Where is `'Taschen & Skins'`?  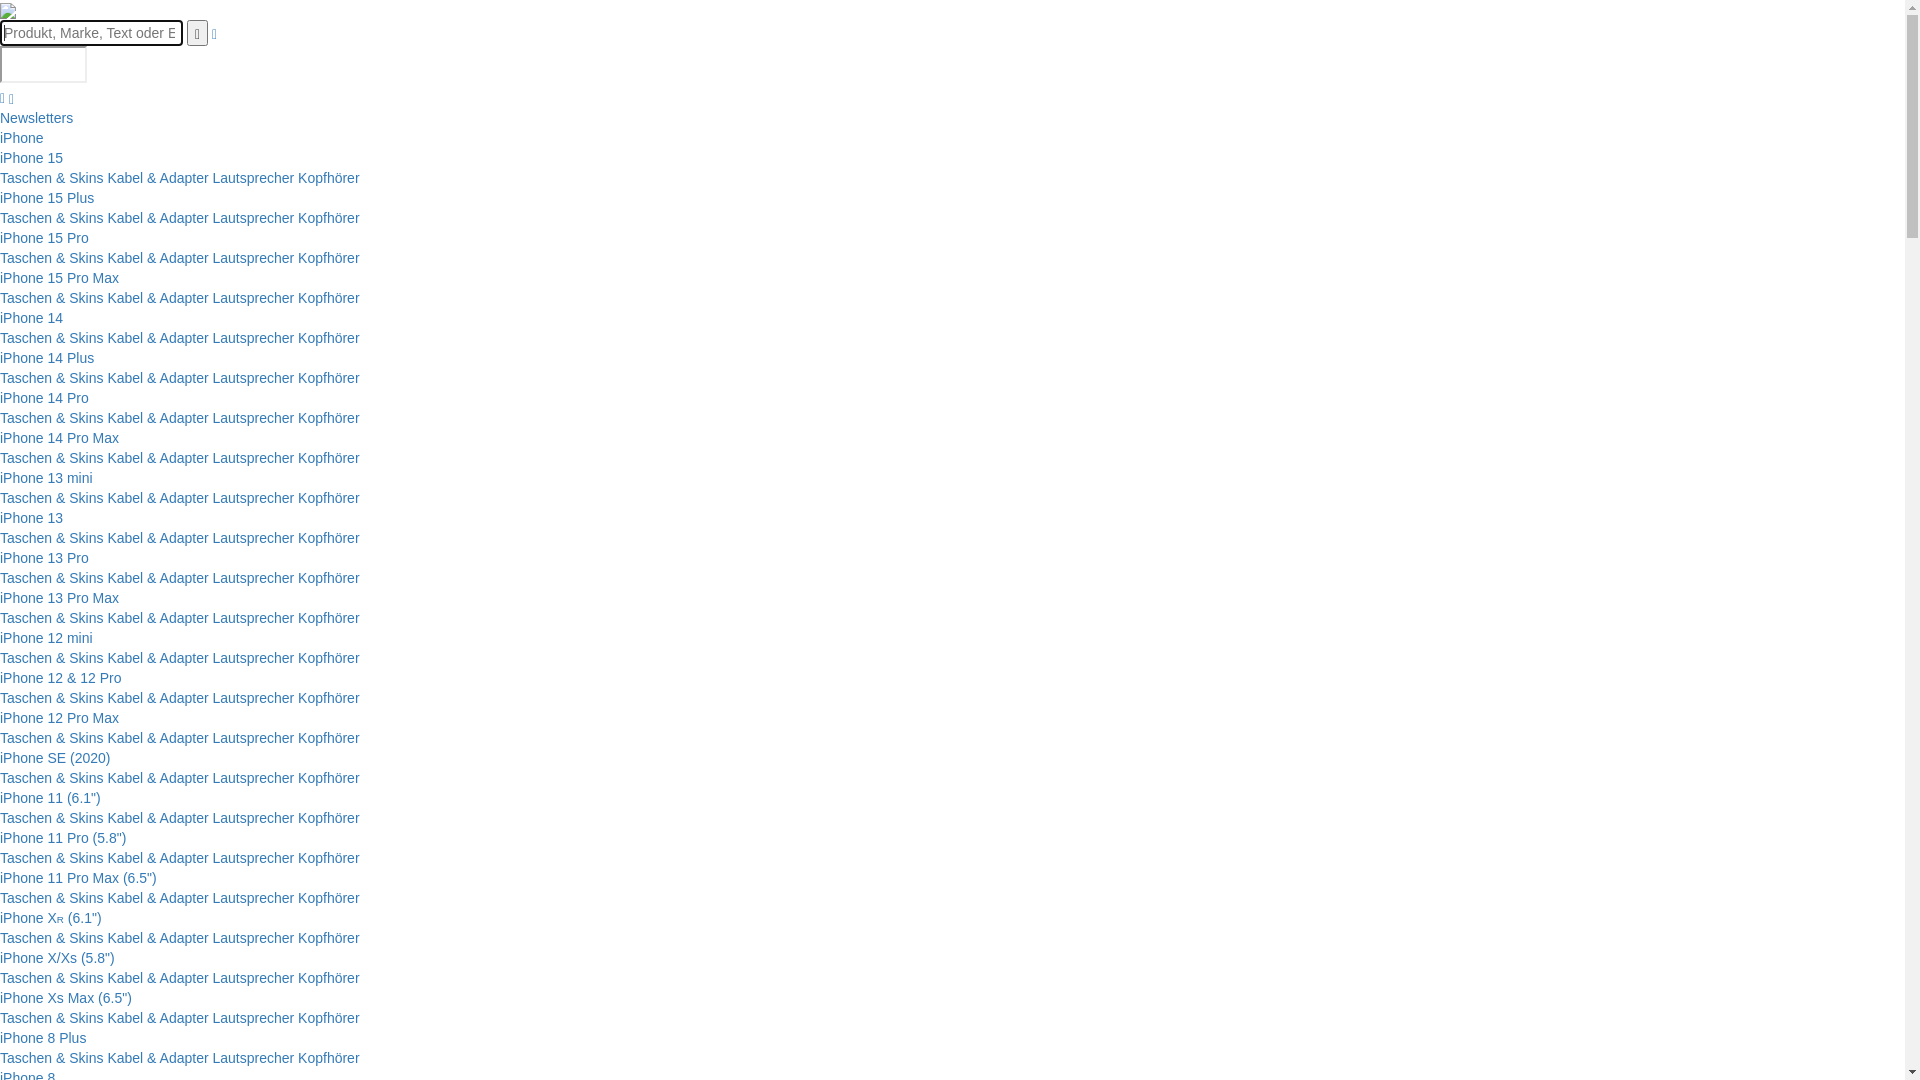 'Taschen & Skins' is located at coordinates (52, 257).